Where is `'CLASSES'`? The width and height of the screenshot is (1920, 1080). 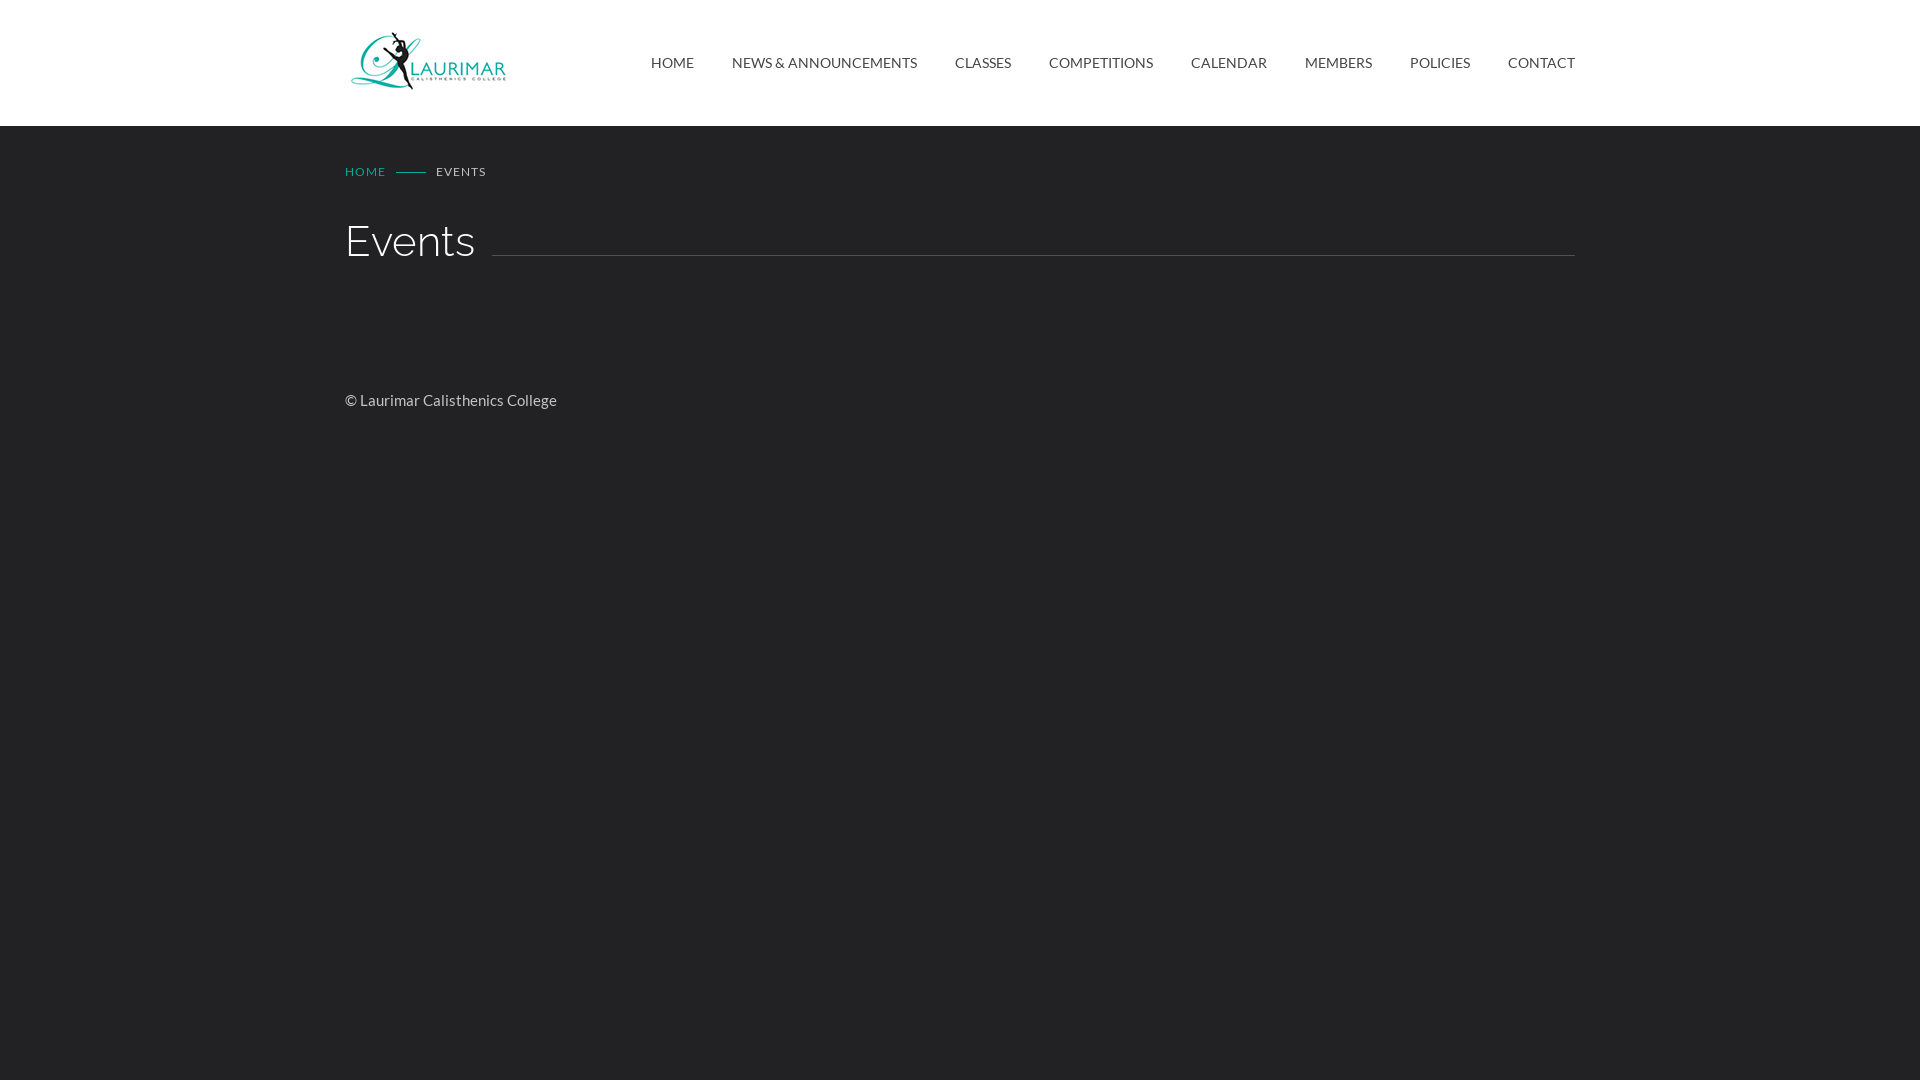
'CLASSES' is located at coordinates (964, 61).